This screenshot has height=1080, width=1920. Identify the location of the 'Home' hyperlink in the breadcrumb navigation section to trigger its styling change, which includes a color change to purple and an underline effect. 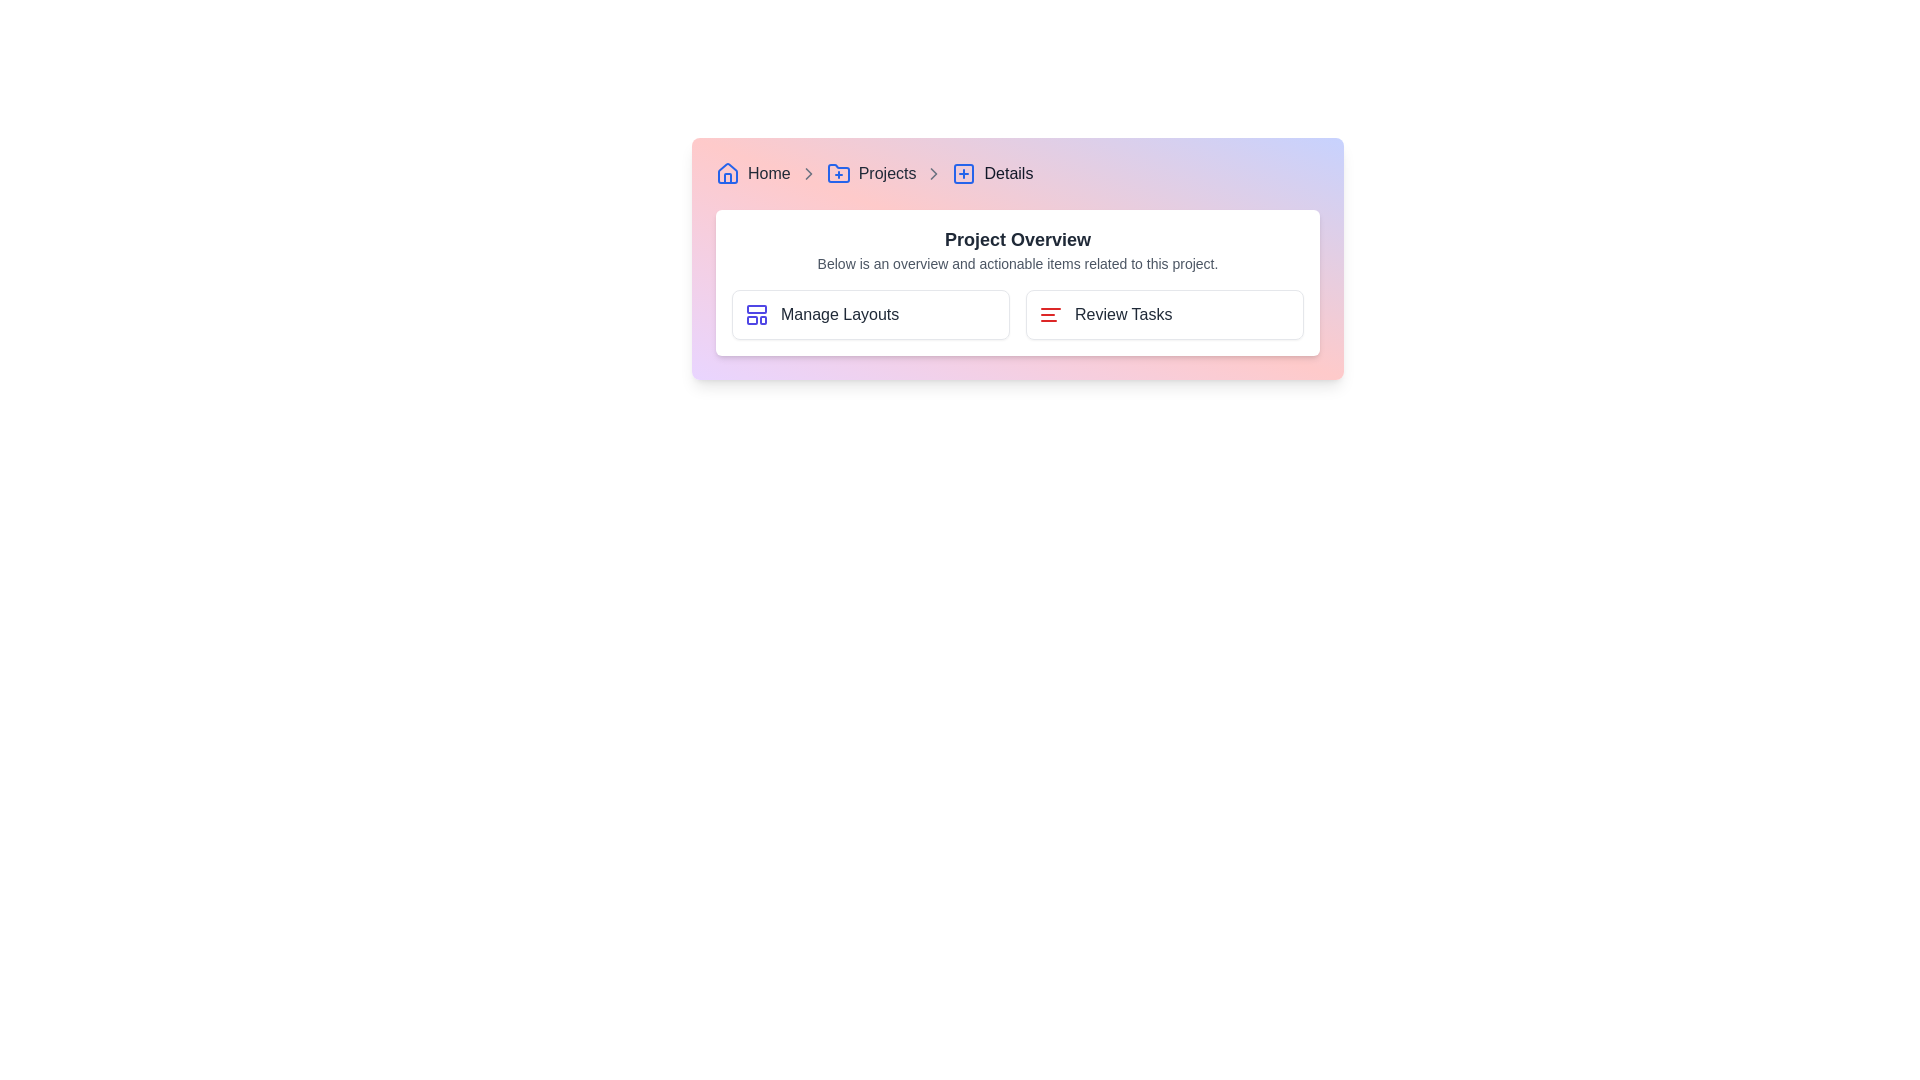
(768, 172).